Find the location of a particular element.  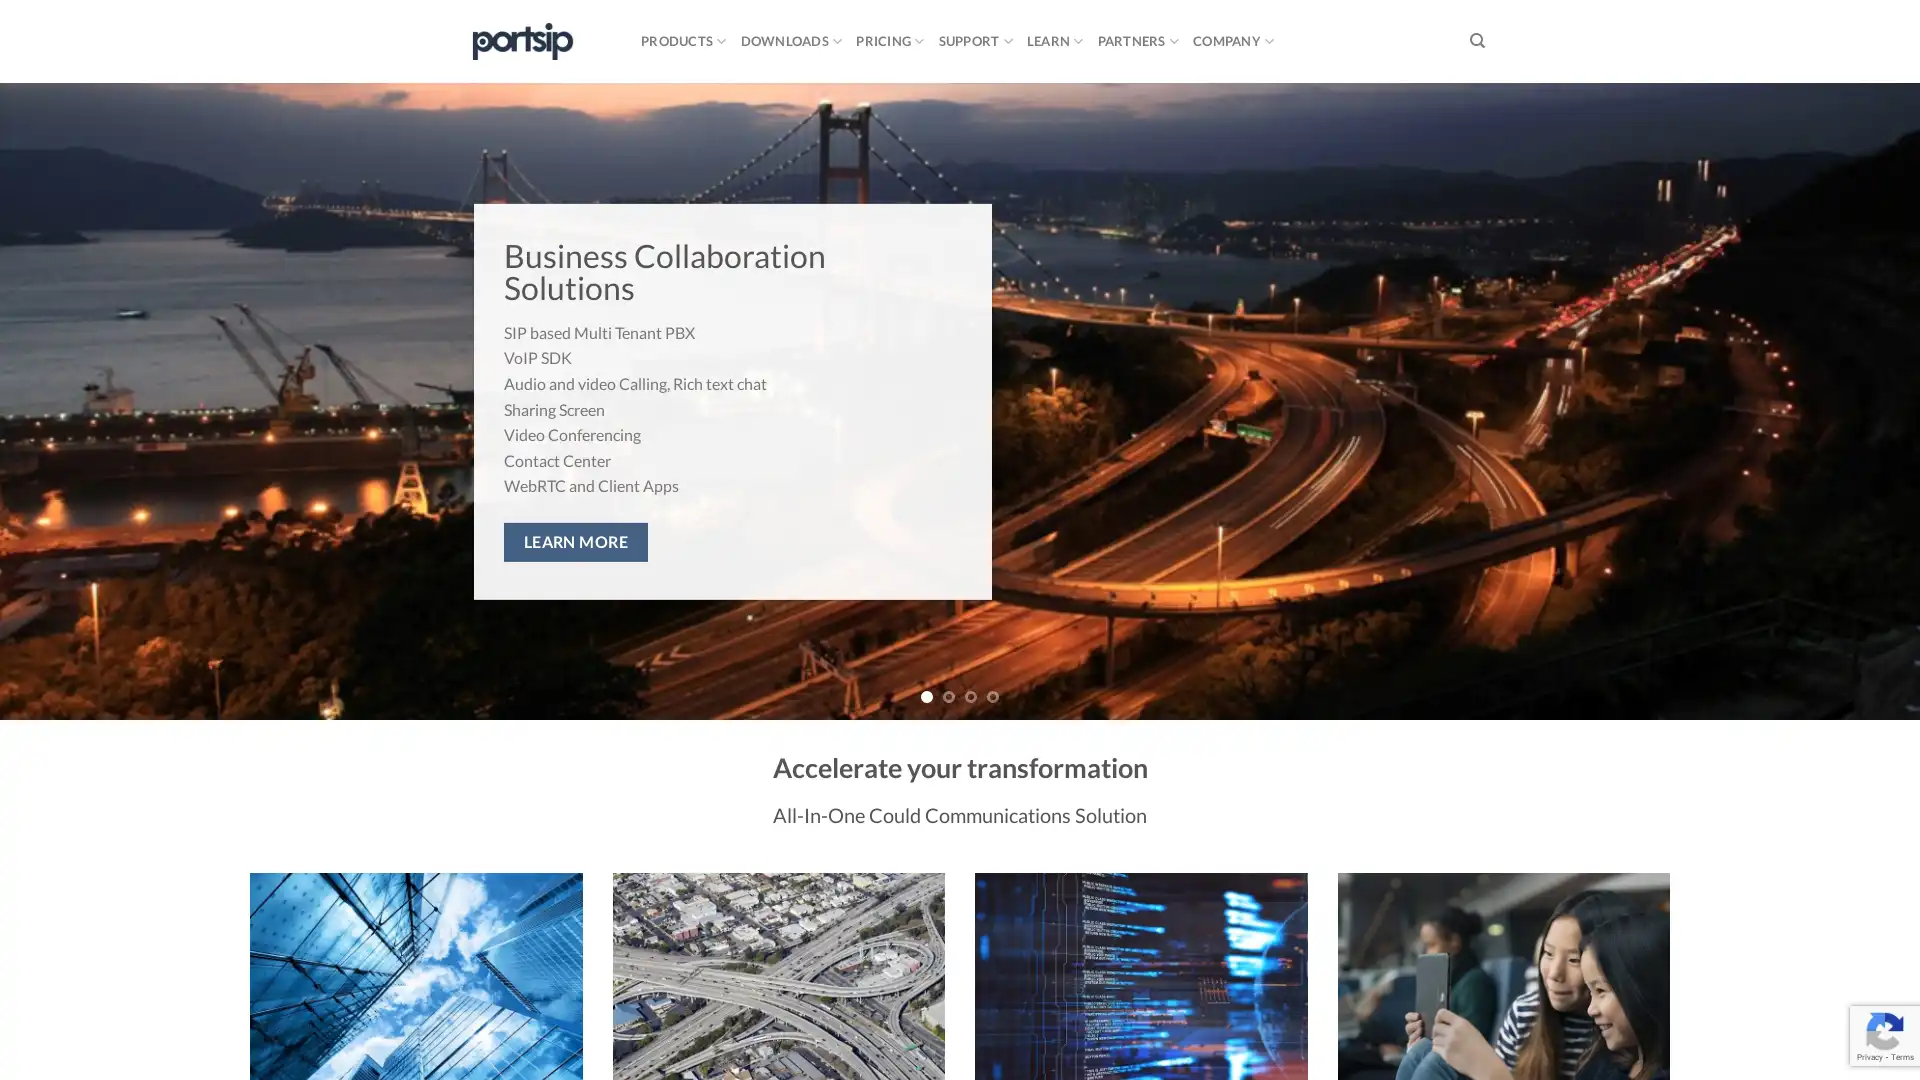

Previous is located at coordinates (62, 401).